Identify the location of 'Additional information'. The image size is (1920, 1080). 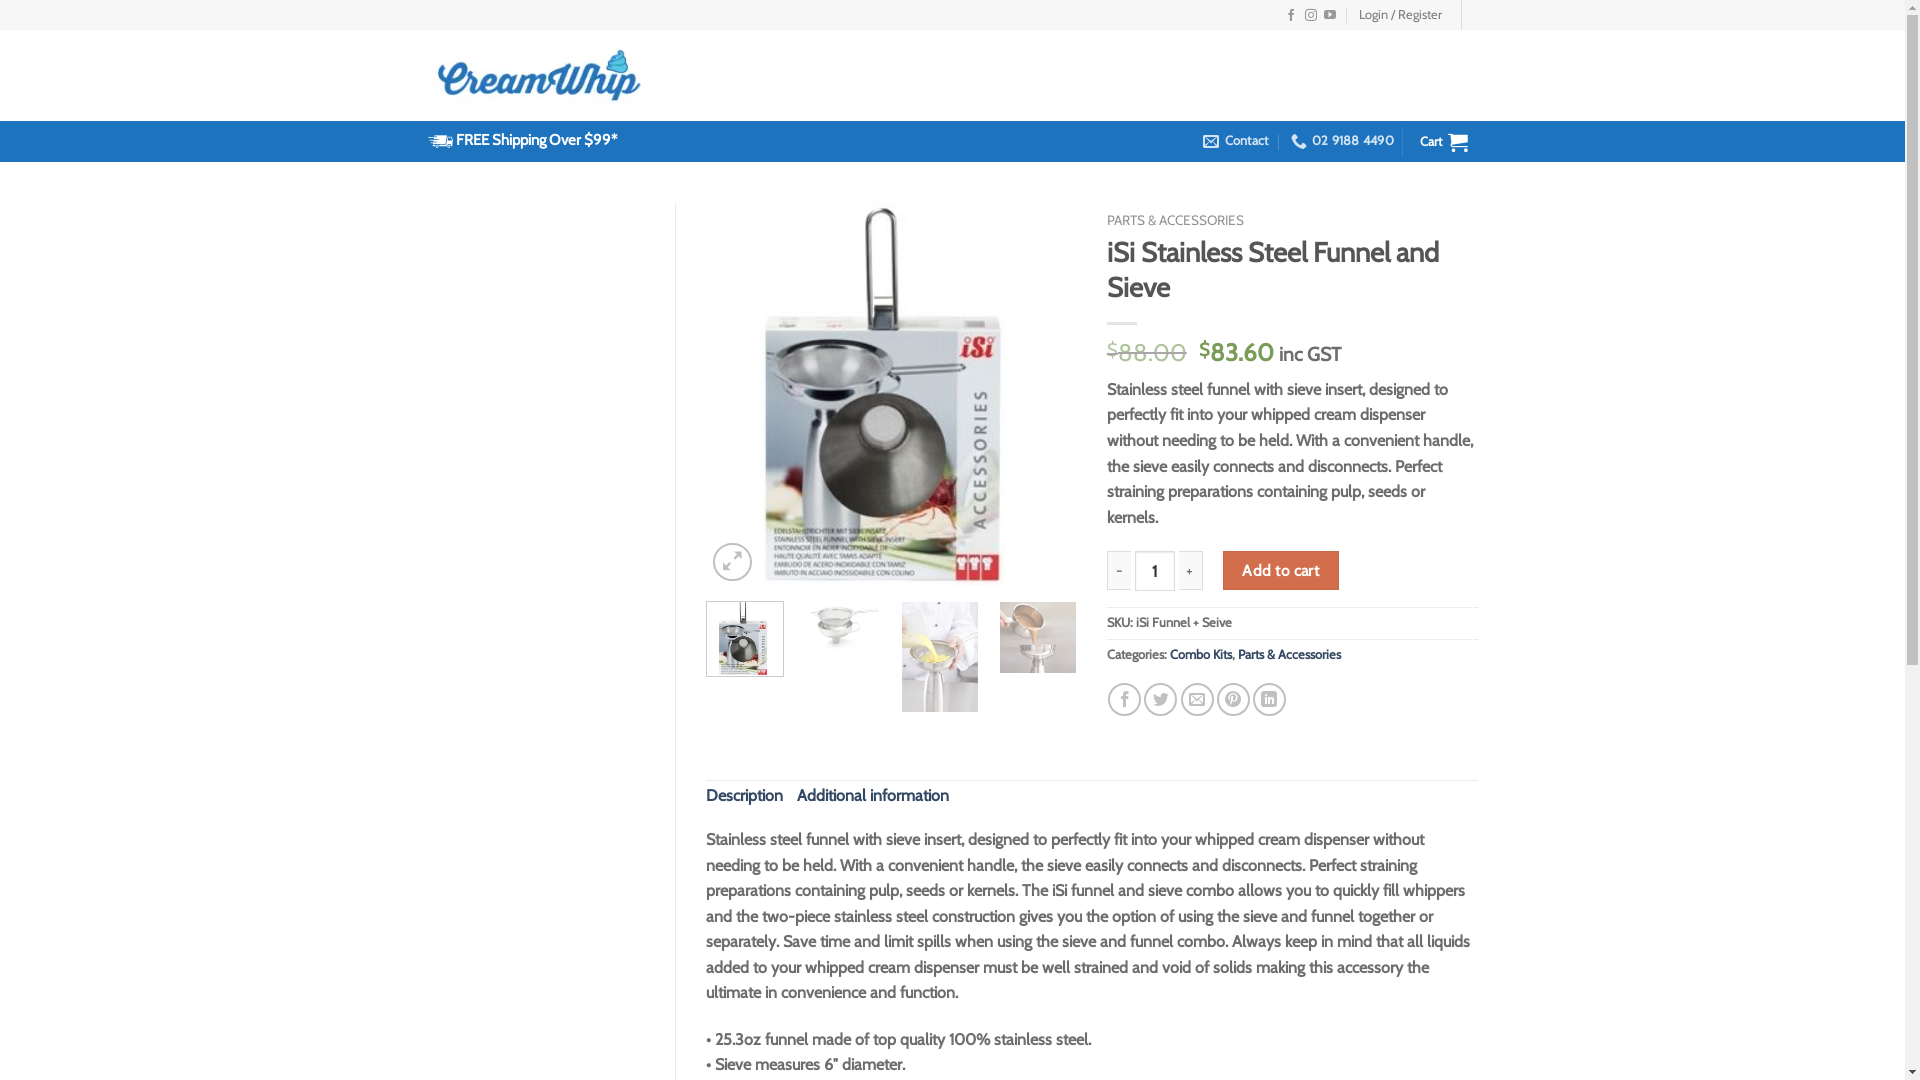
(873, 794).